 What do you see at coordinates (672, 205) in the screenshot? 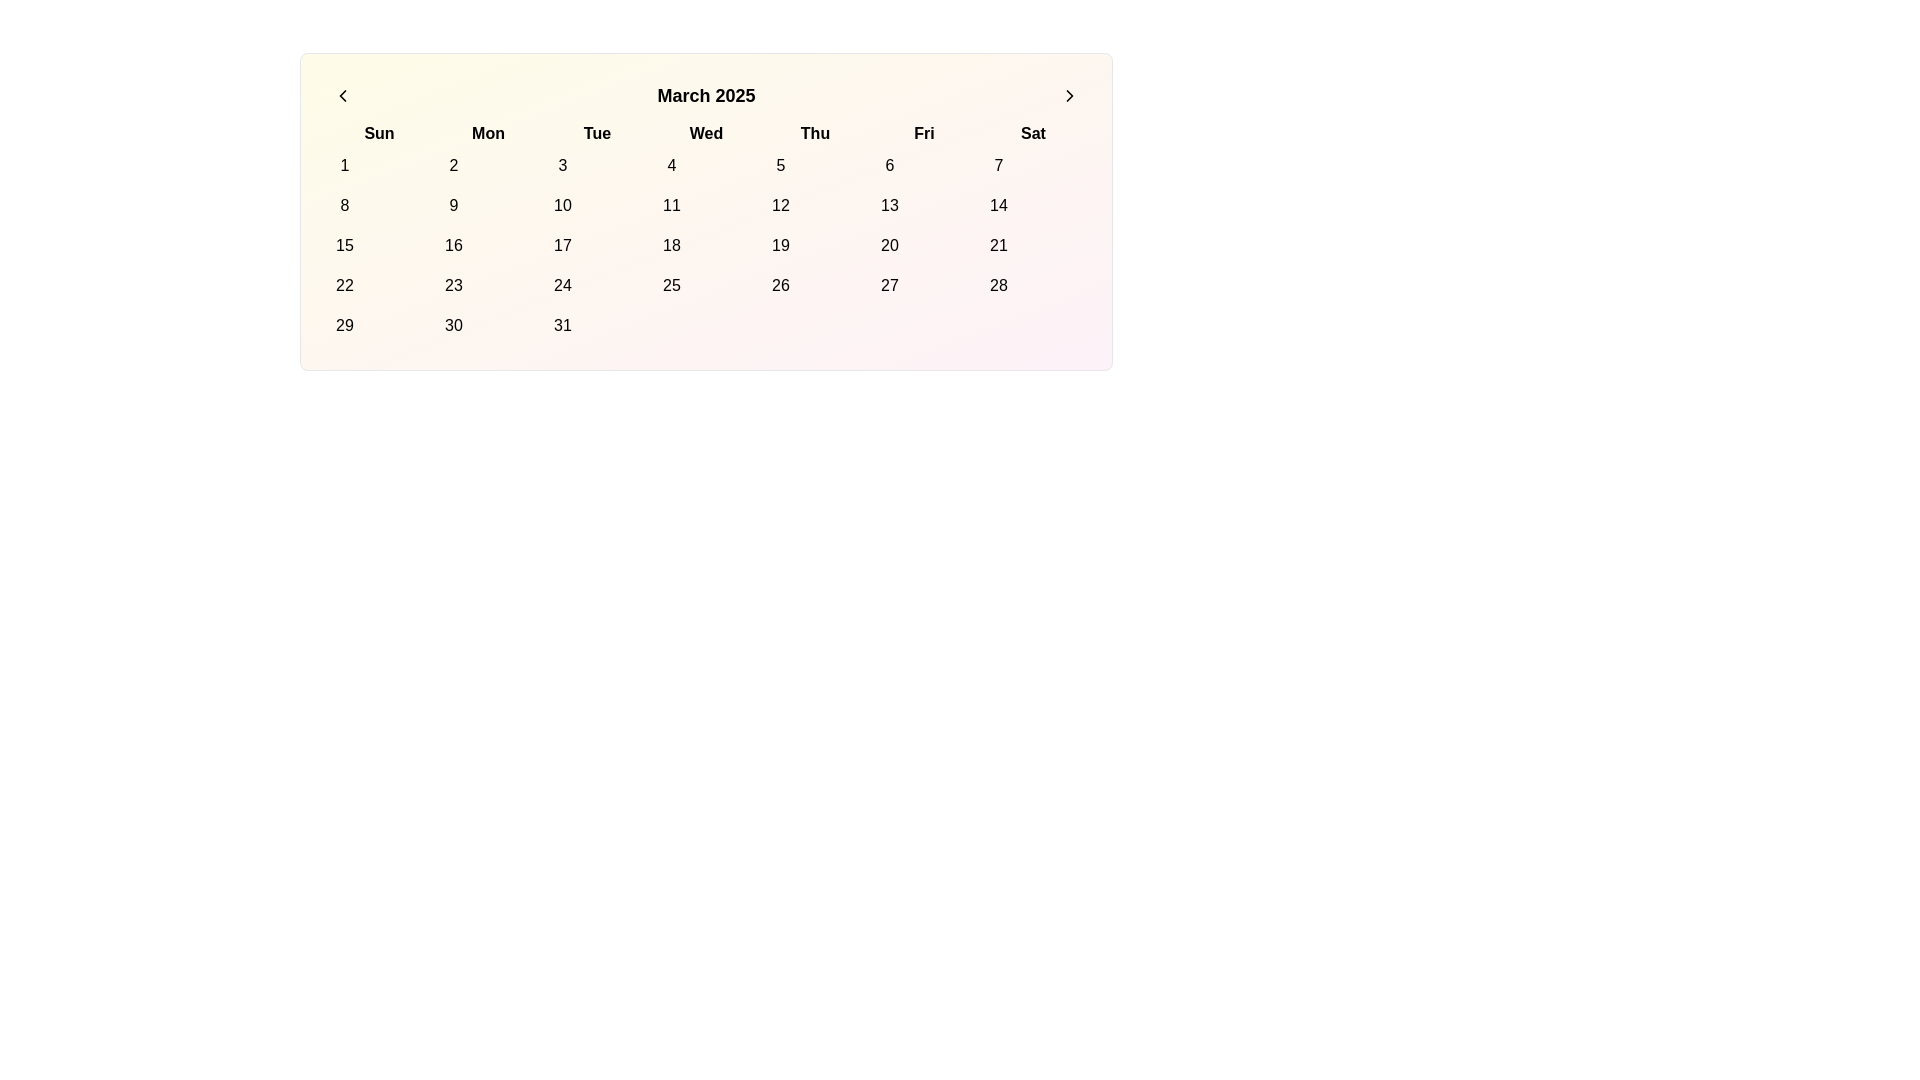
I see `the button in the calendar grid` at bounding box center [672, 205].